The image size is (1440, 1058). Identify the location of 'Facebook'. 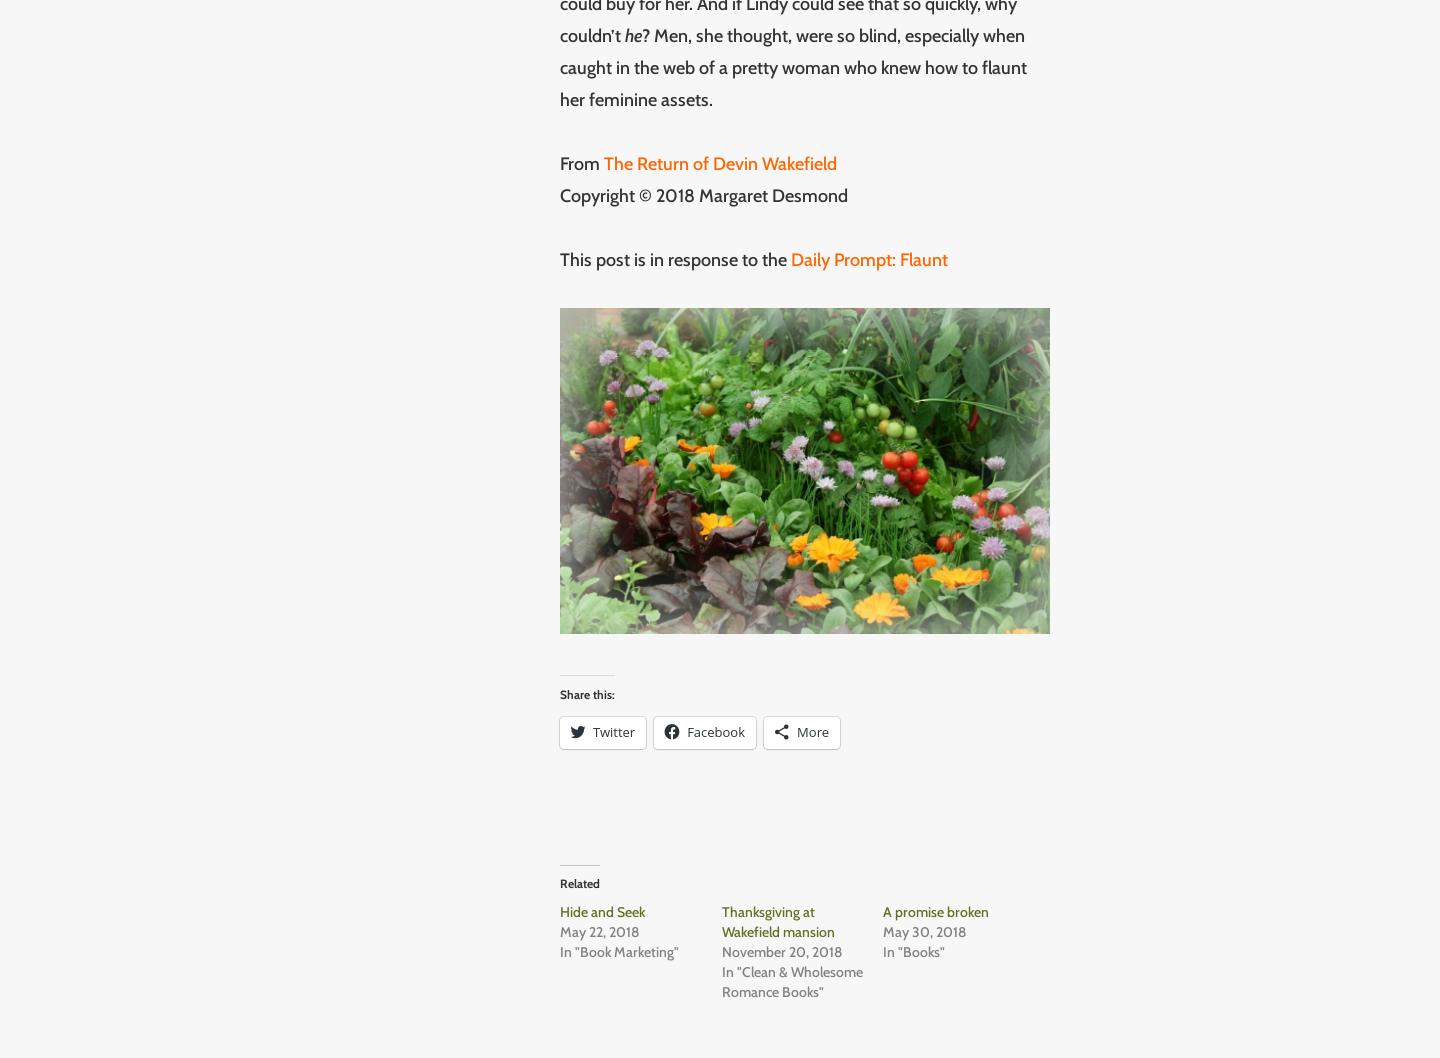
(715, 730).